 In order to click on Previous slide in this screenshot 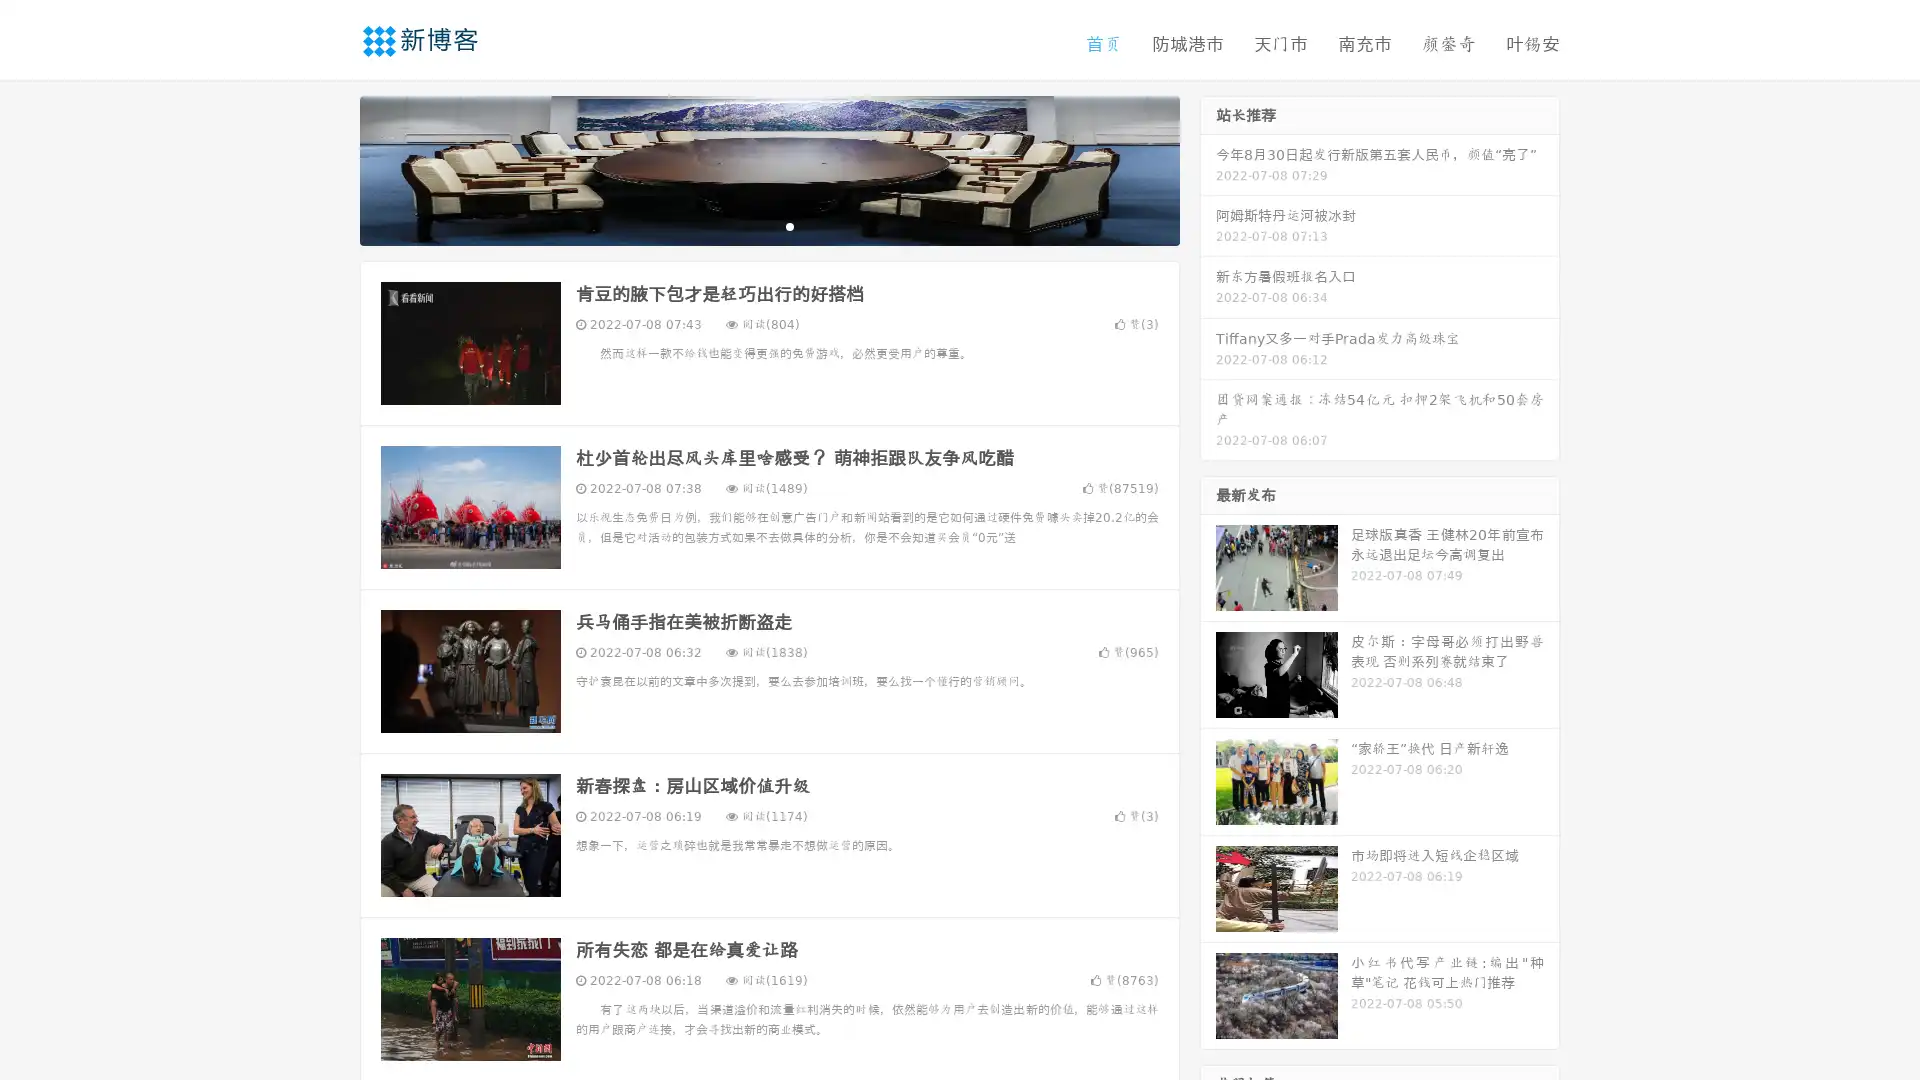, I will do `click(330, 168)`.